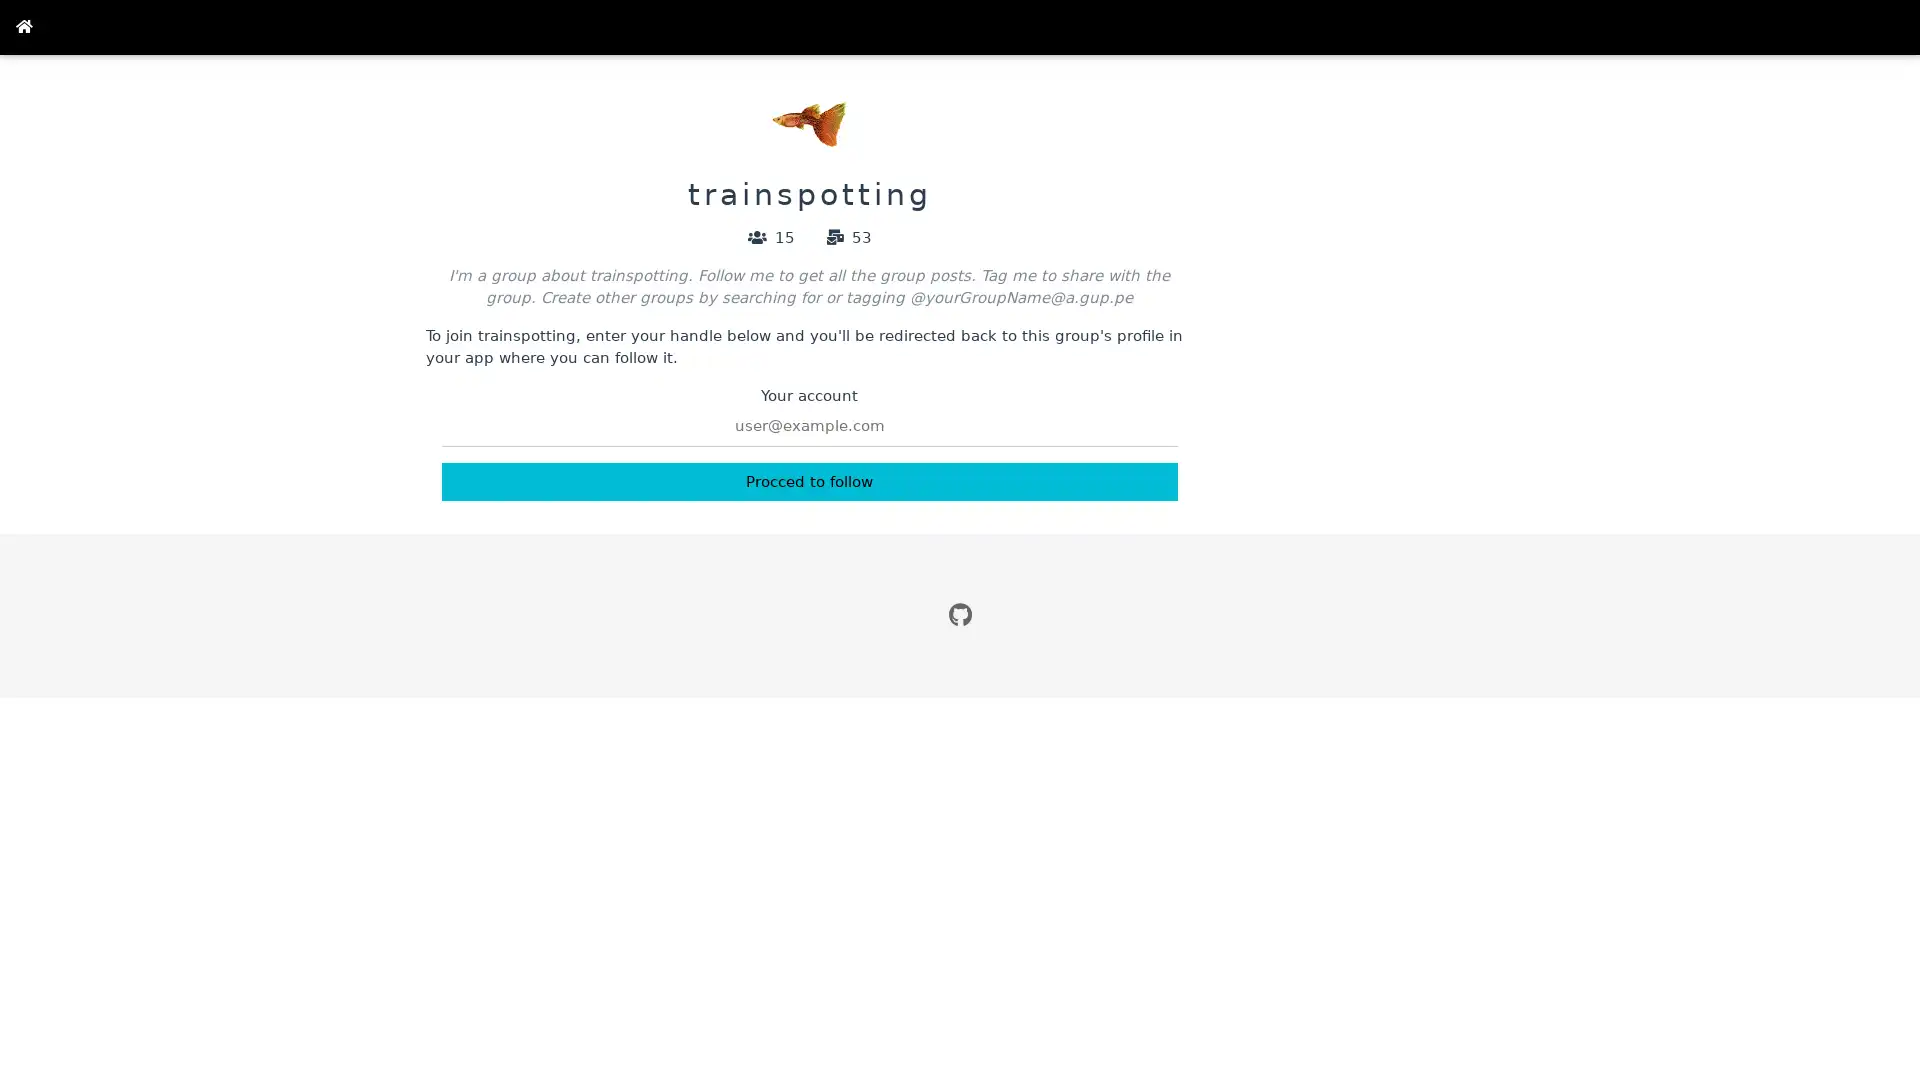 The height and width of the screenshot is (1080, 1920). Describe the element at coordinates (809, 481) in the screenshot. I see `Procced to follow` at that location.